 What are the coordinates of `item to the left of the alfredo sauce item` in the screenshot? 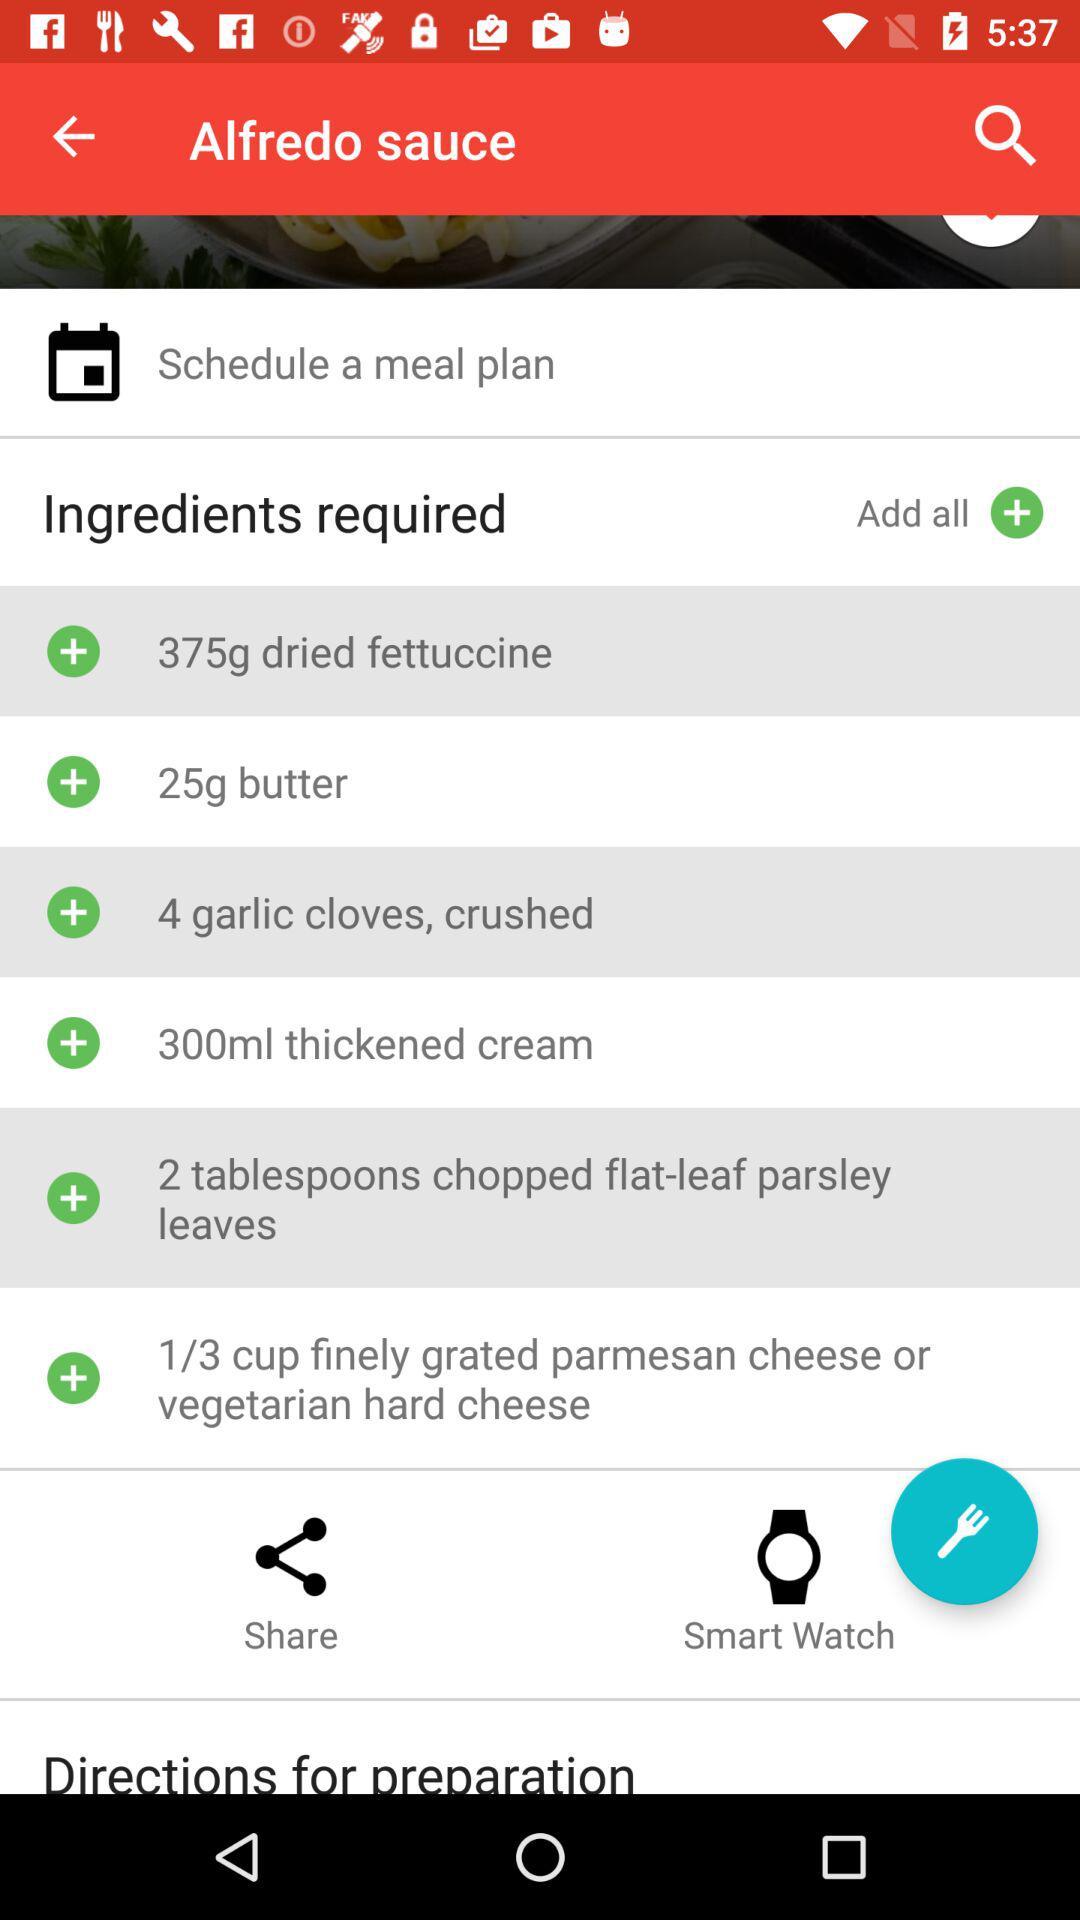 It's located at (72, 135).